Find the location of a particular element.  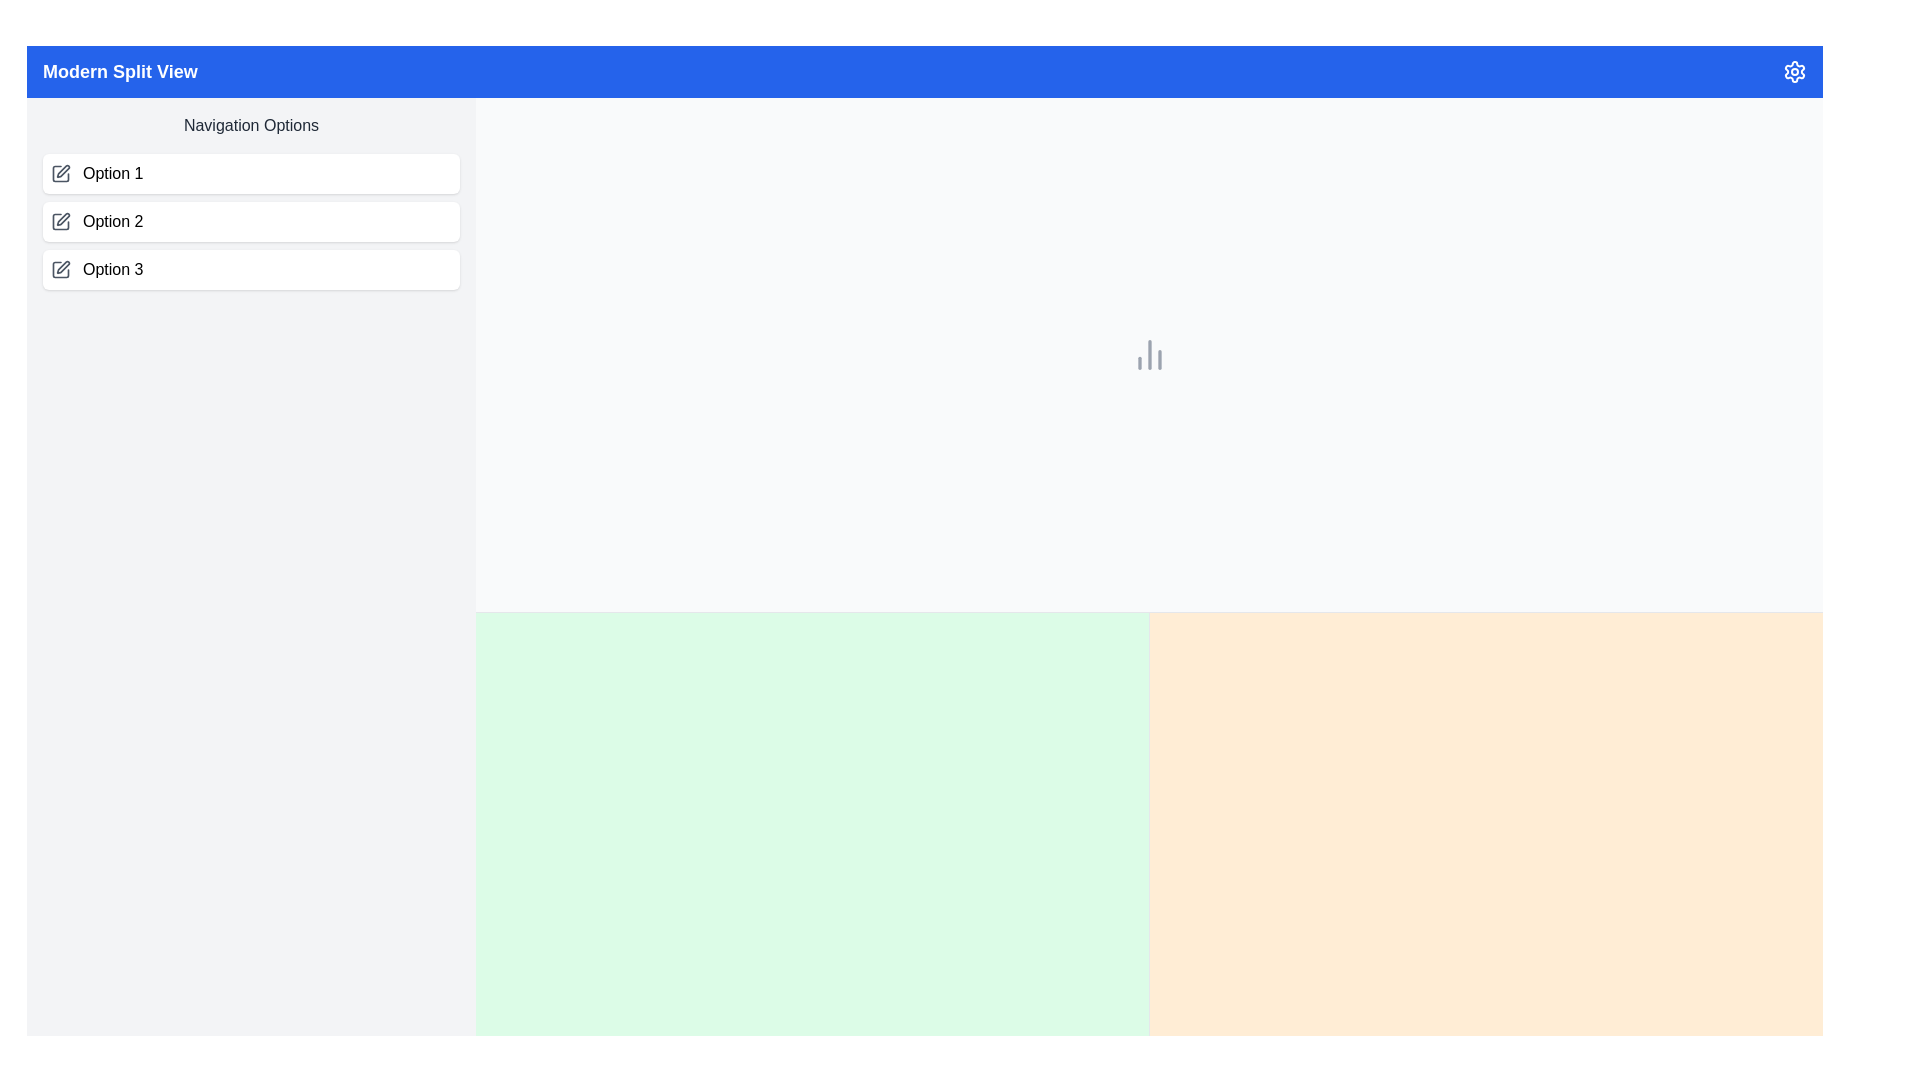

the text label displaying 'Modern Split View' in bold white font against a blue background, located in the top-left corner of the interface is located at coordinates (119, 71).